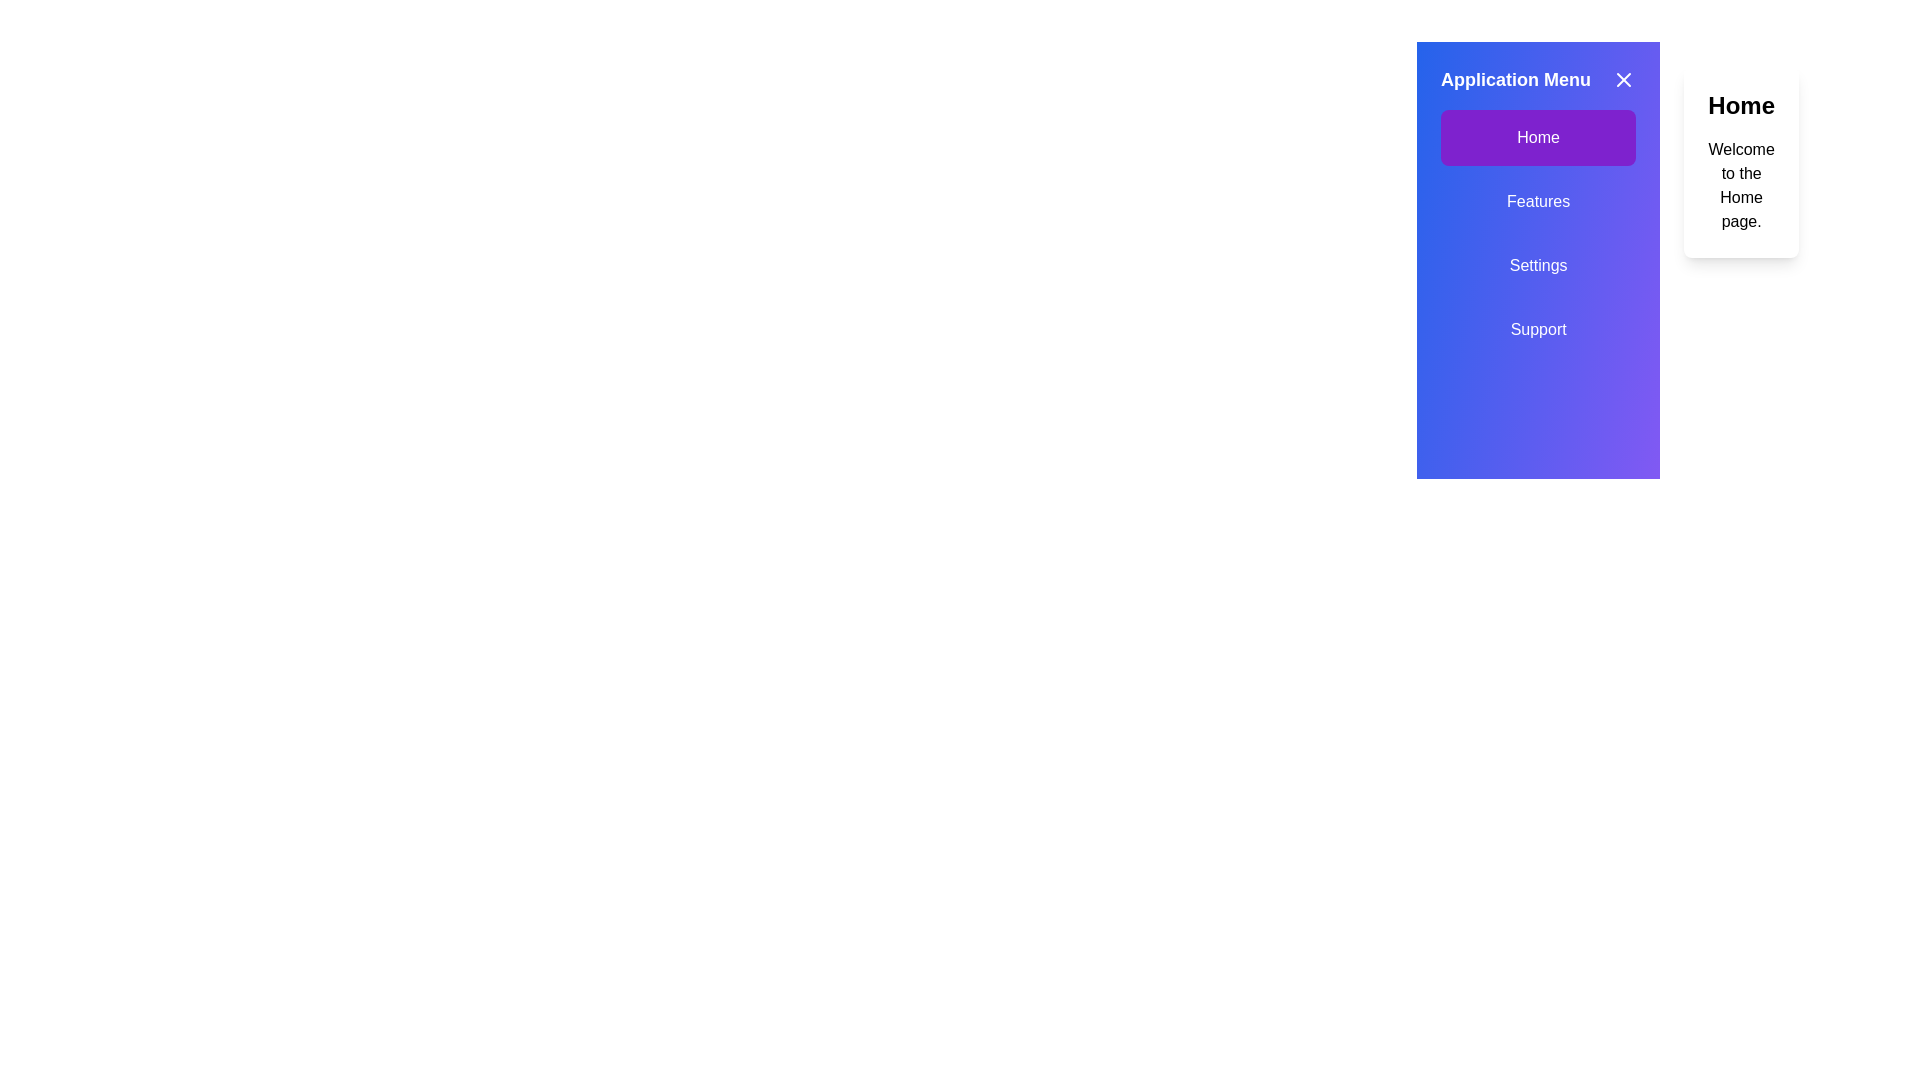 The image size is (1920, 1080). Describe the element at coordinates (1624, 79) in the screenshot. I see `the close button to toggle the drawer closed` at that location.